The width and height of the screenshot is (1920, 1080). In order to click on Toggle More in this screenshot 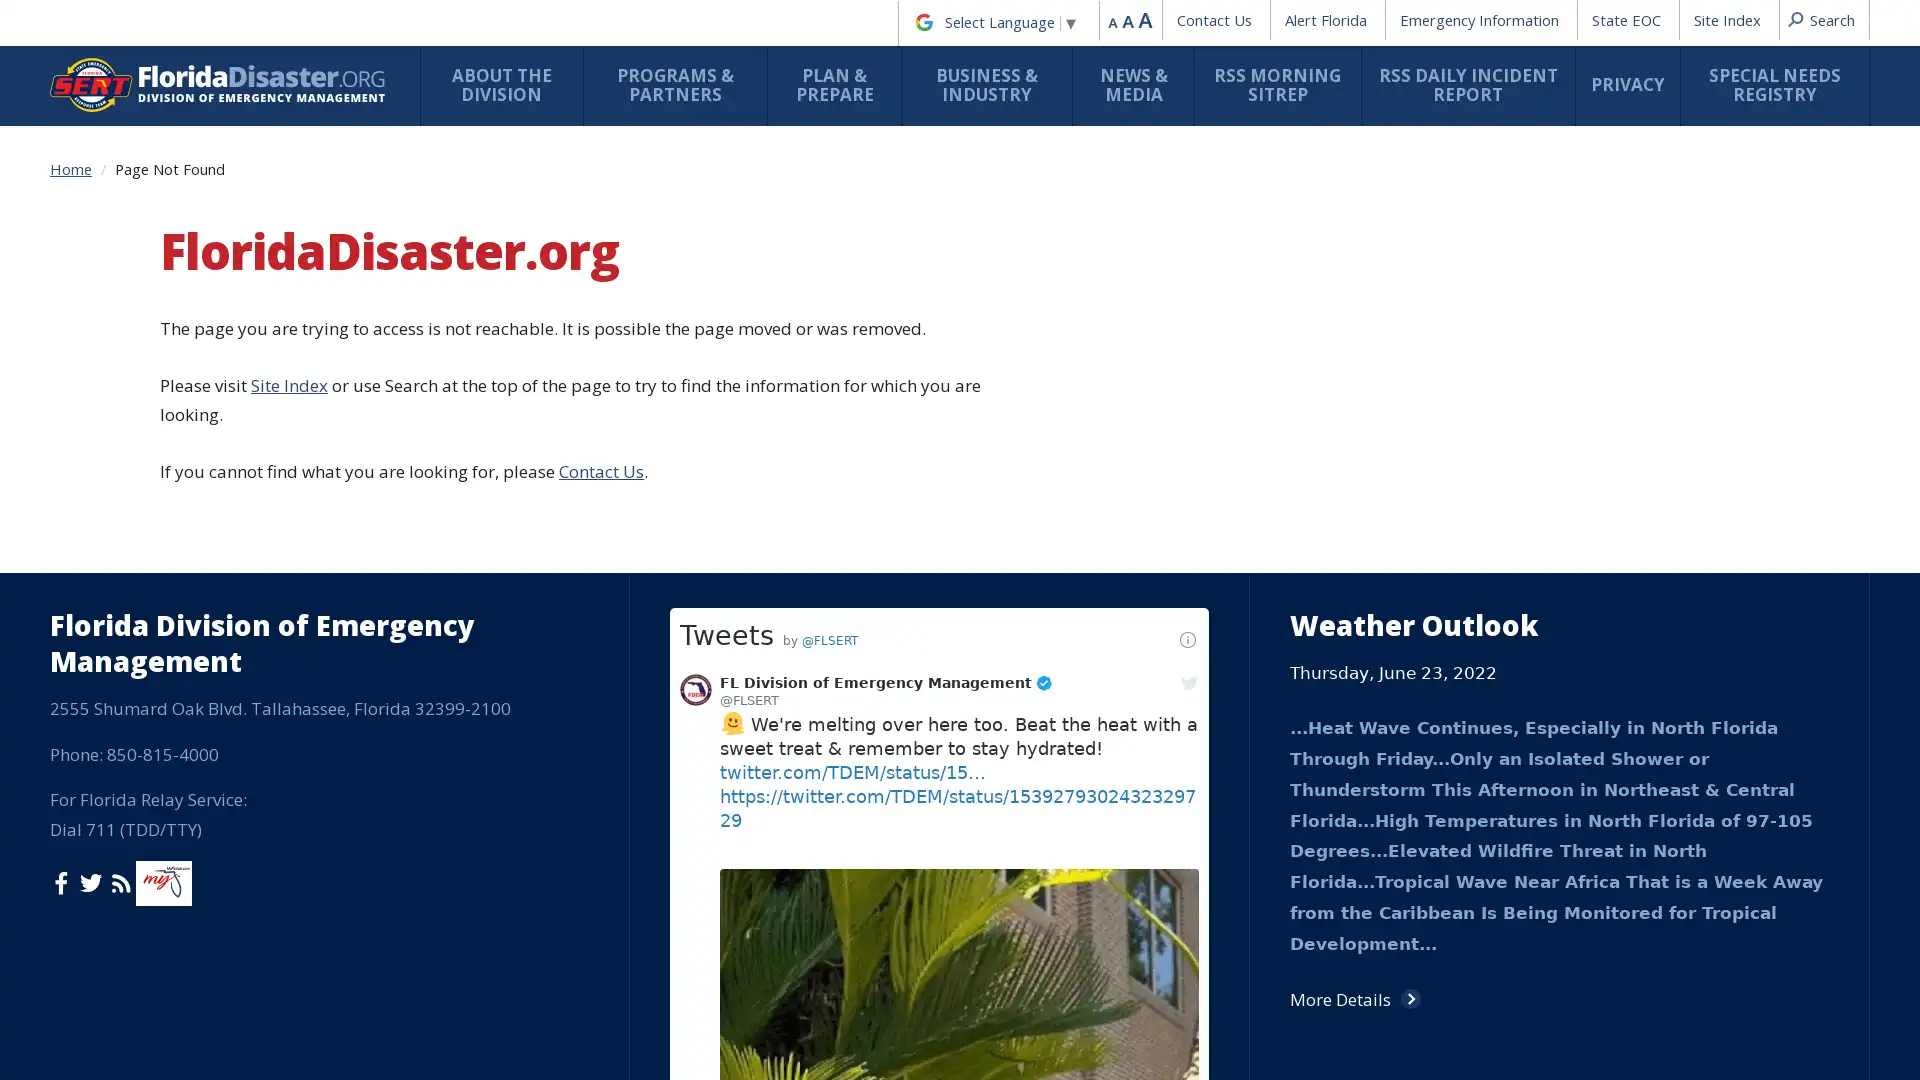, I will do `click(801, 794)`.